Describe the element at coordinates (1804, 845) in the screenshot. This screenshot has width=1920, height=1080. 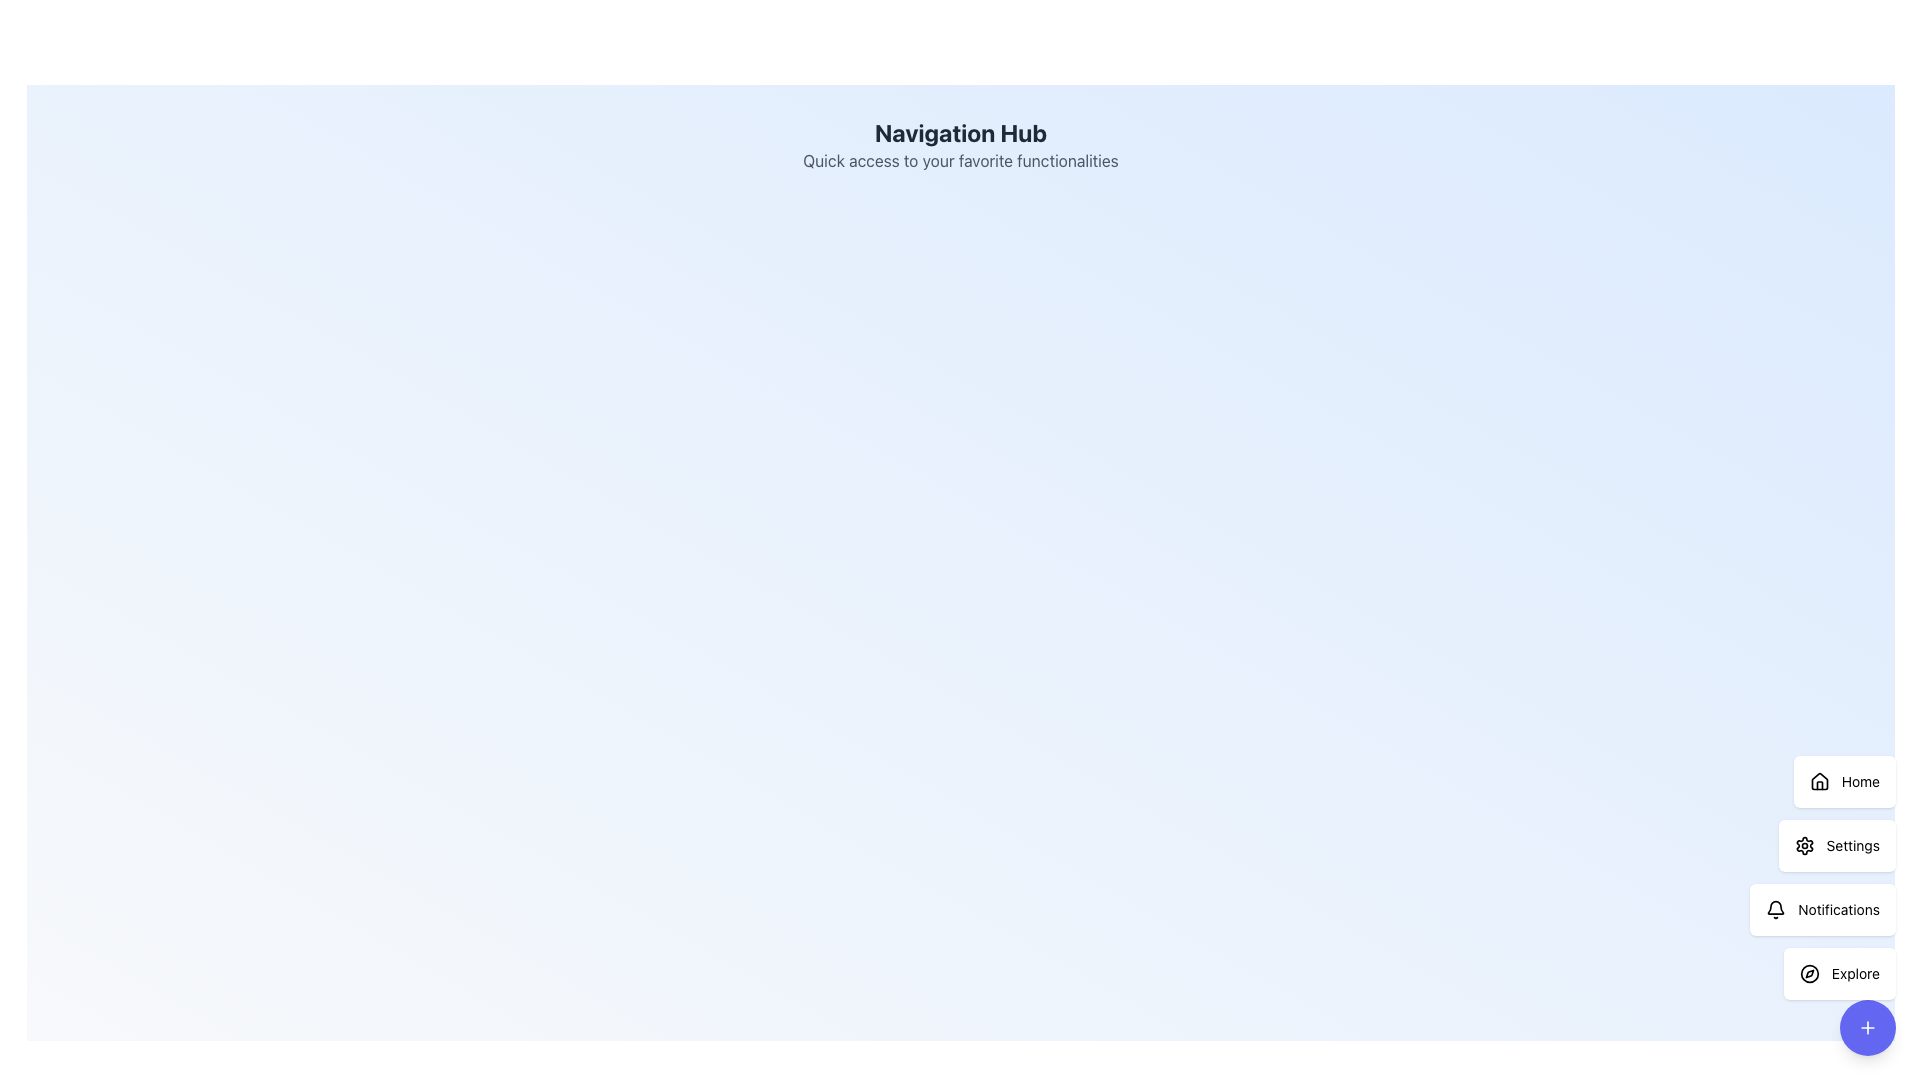
I see `the gear-shaped icon within the 'Settings' button located in the vertical menu on the right-hand side of the interface` at that location.